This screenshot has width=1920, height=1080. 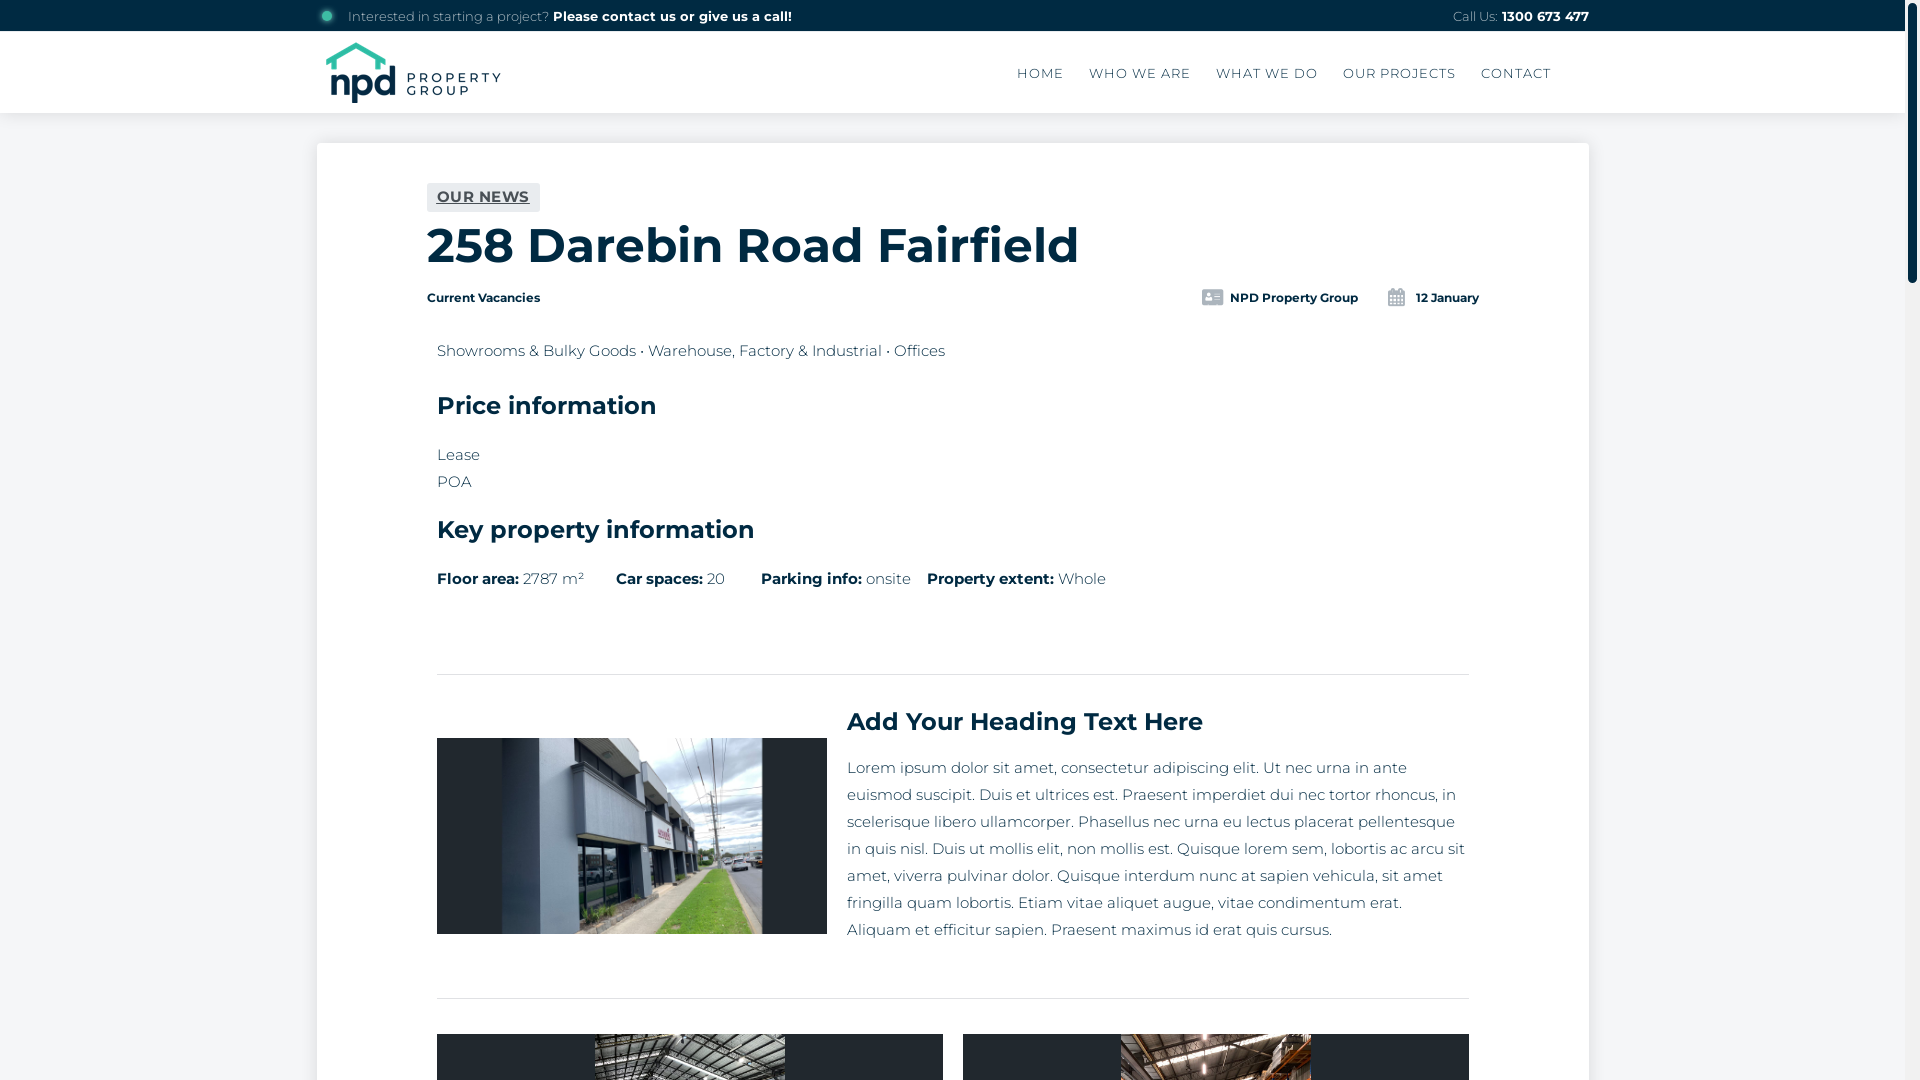 I want to click on 'WHAT WE DO', so click(x=1214, y=72).